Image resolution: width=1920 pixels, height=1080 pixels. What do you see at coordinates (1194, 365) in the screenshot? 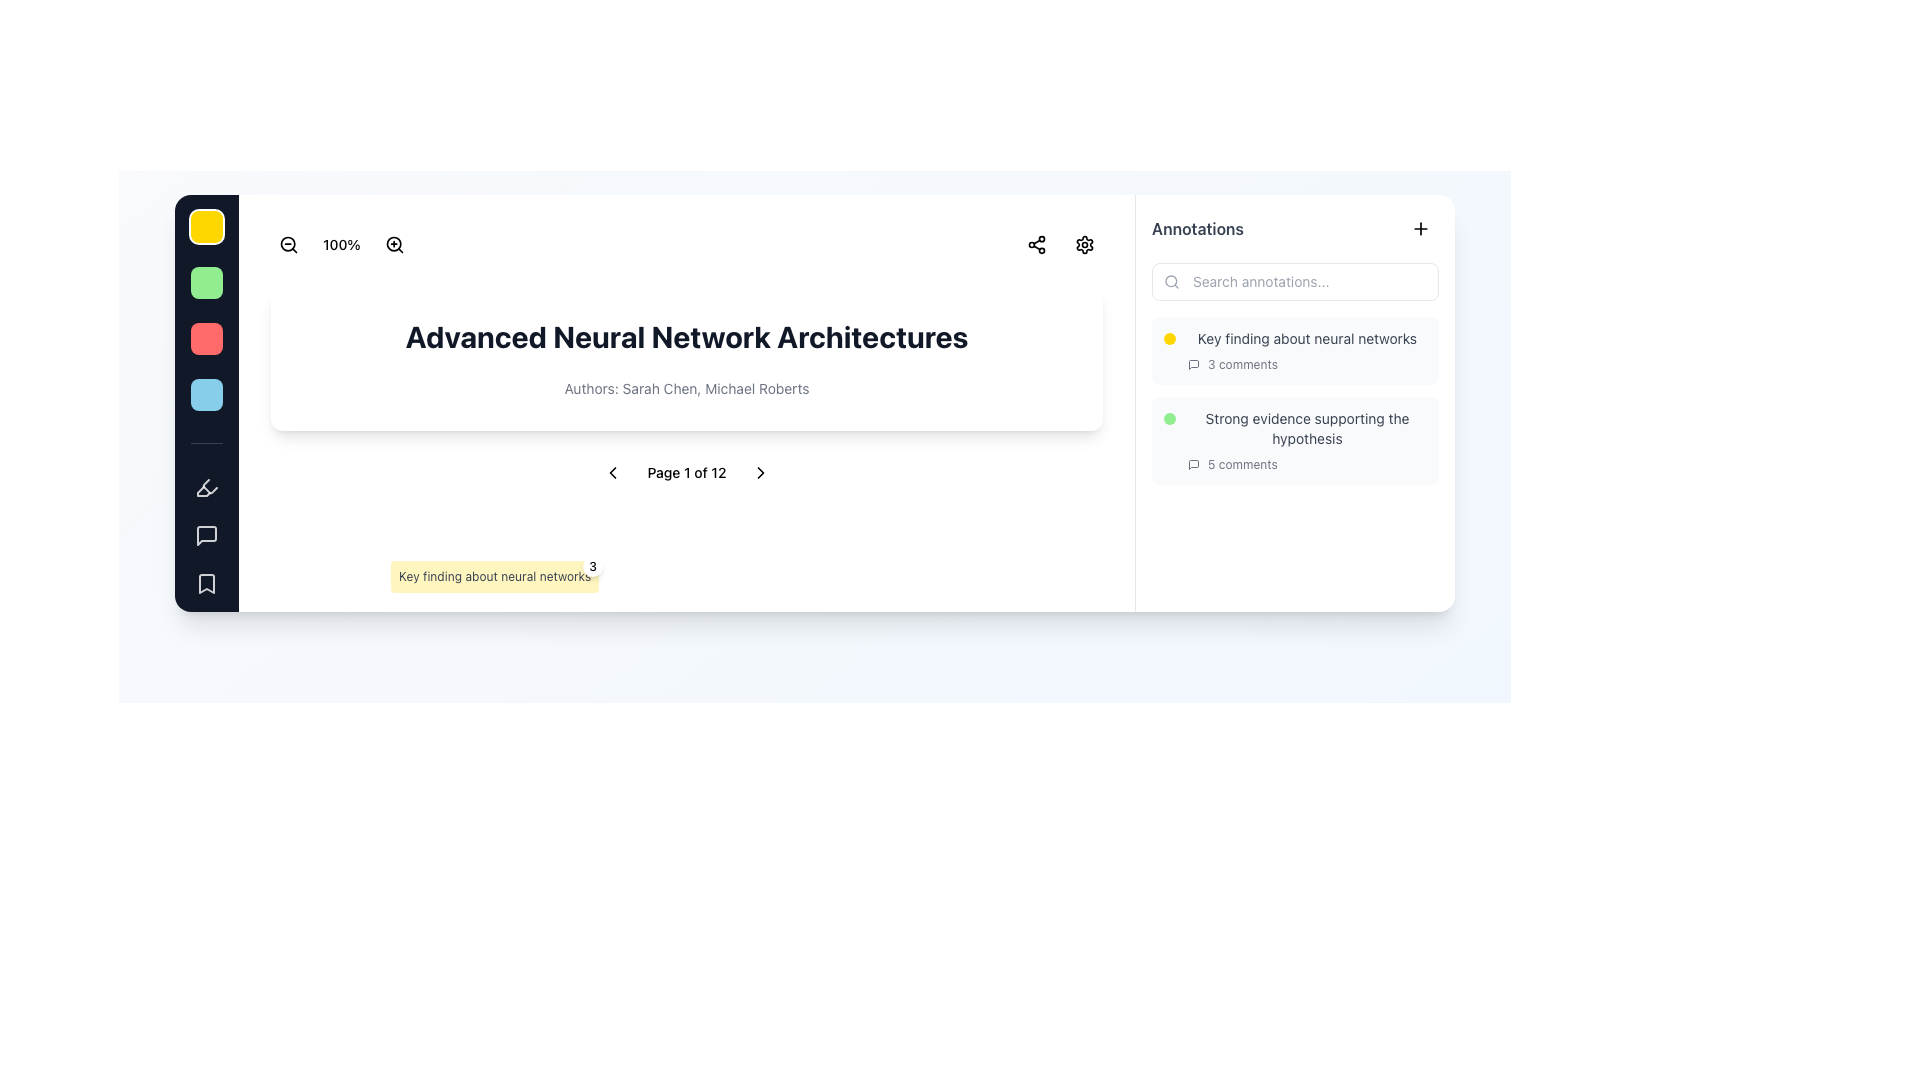
I see `the graphical icon representing comments or discussions associated with the annotation entry titled 'Key finding about neural networks'` at bounding box center [1194, 365].